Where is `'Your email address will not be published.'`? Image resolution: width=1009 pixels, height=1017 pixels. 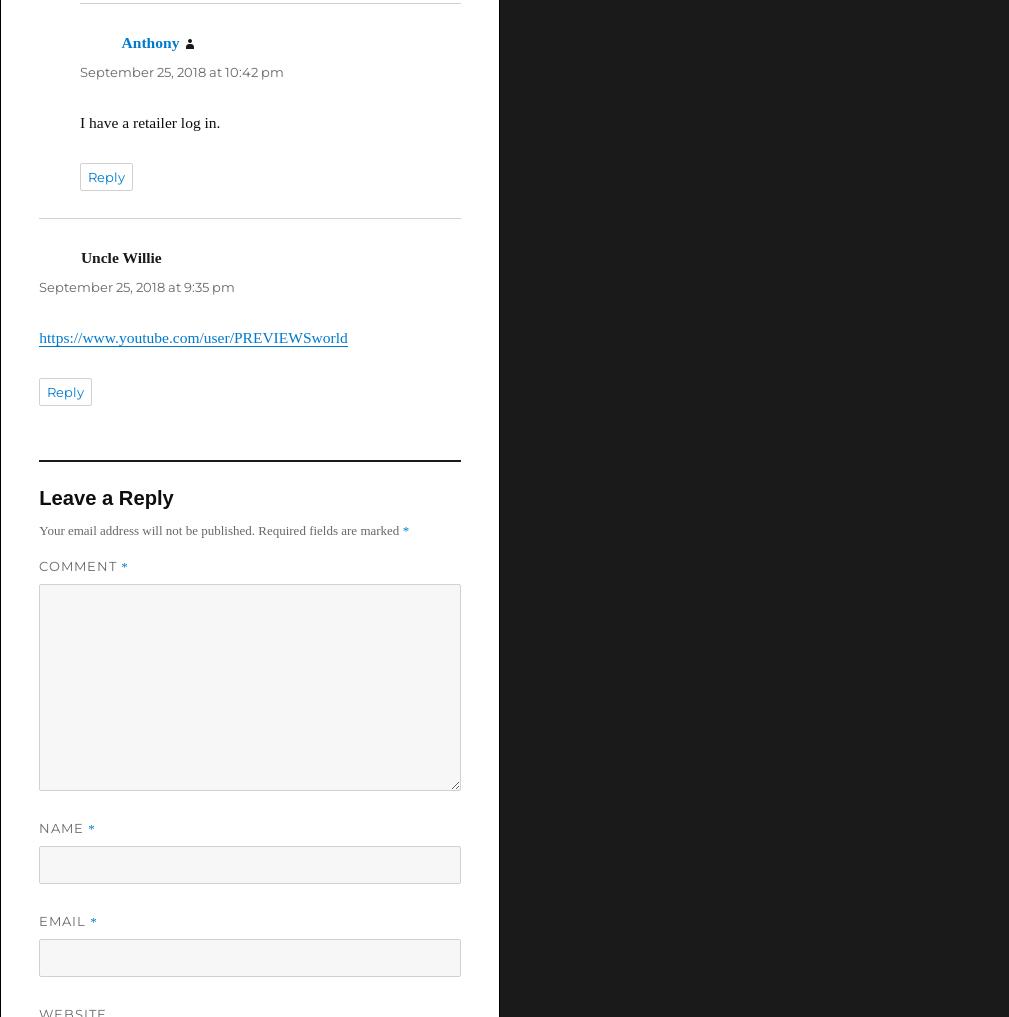
'Your email address will not be published.' is located at coordinates (145, 529).